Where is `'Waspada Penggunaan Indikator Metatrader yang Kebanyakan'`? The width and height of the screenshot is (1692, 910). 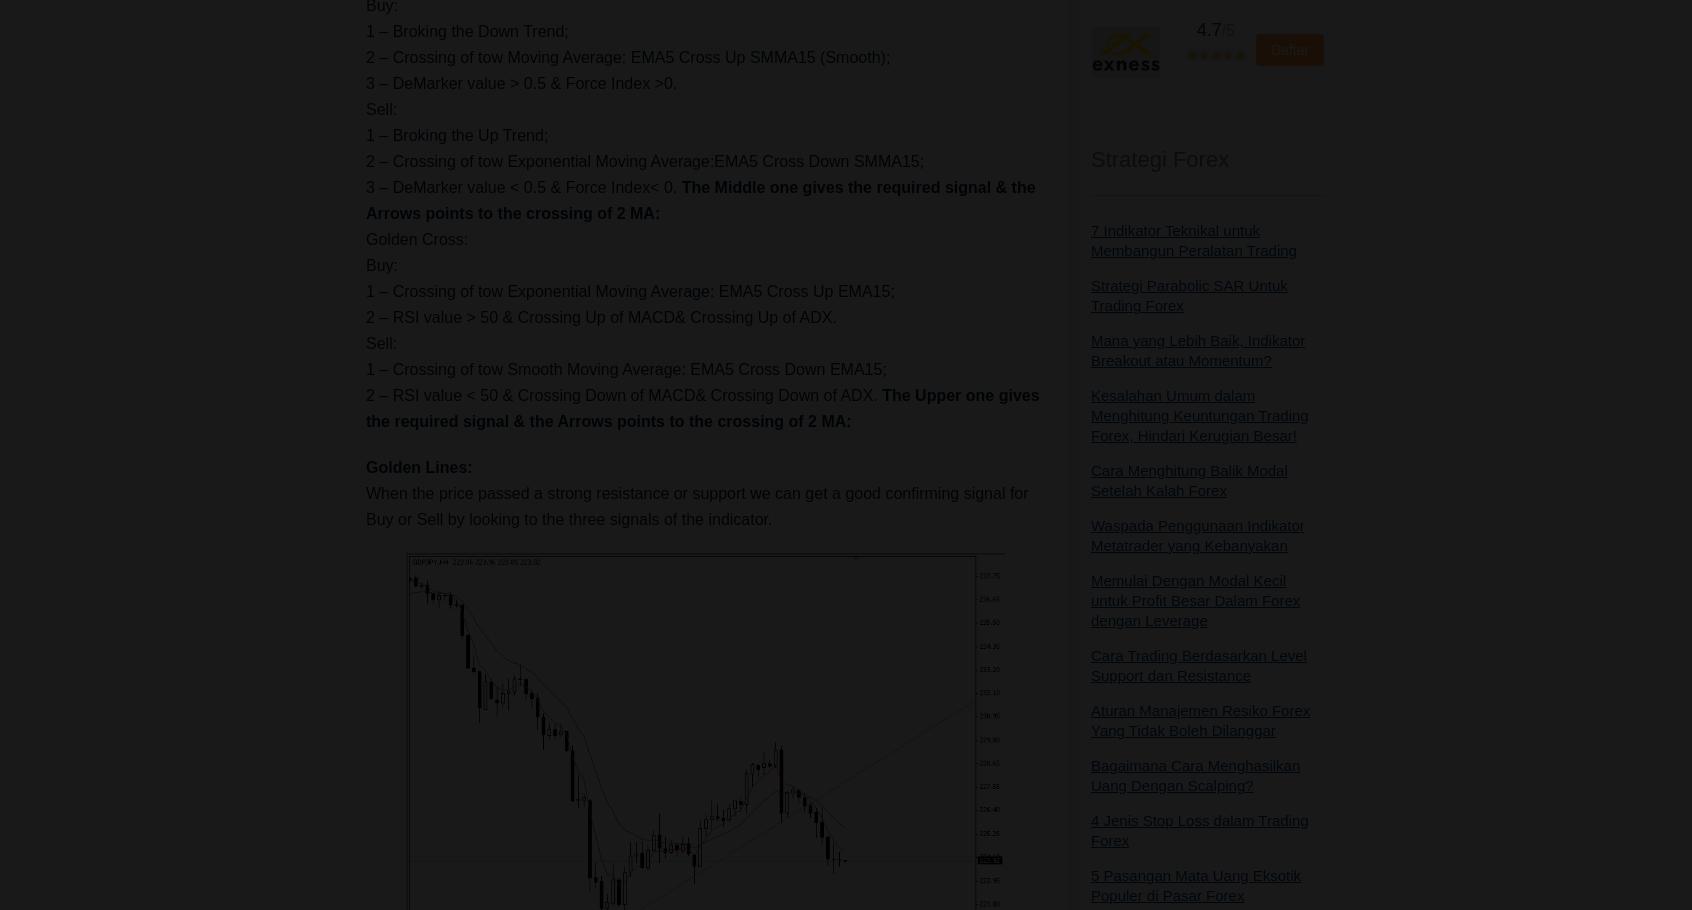 'Waspada Penggunaan Indikator Metatrader yang Kebanyakan' is located at coordinates (1196, 534).